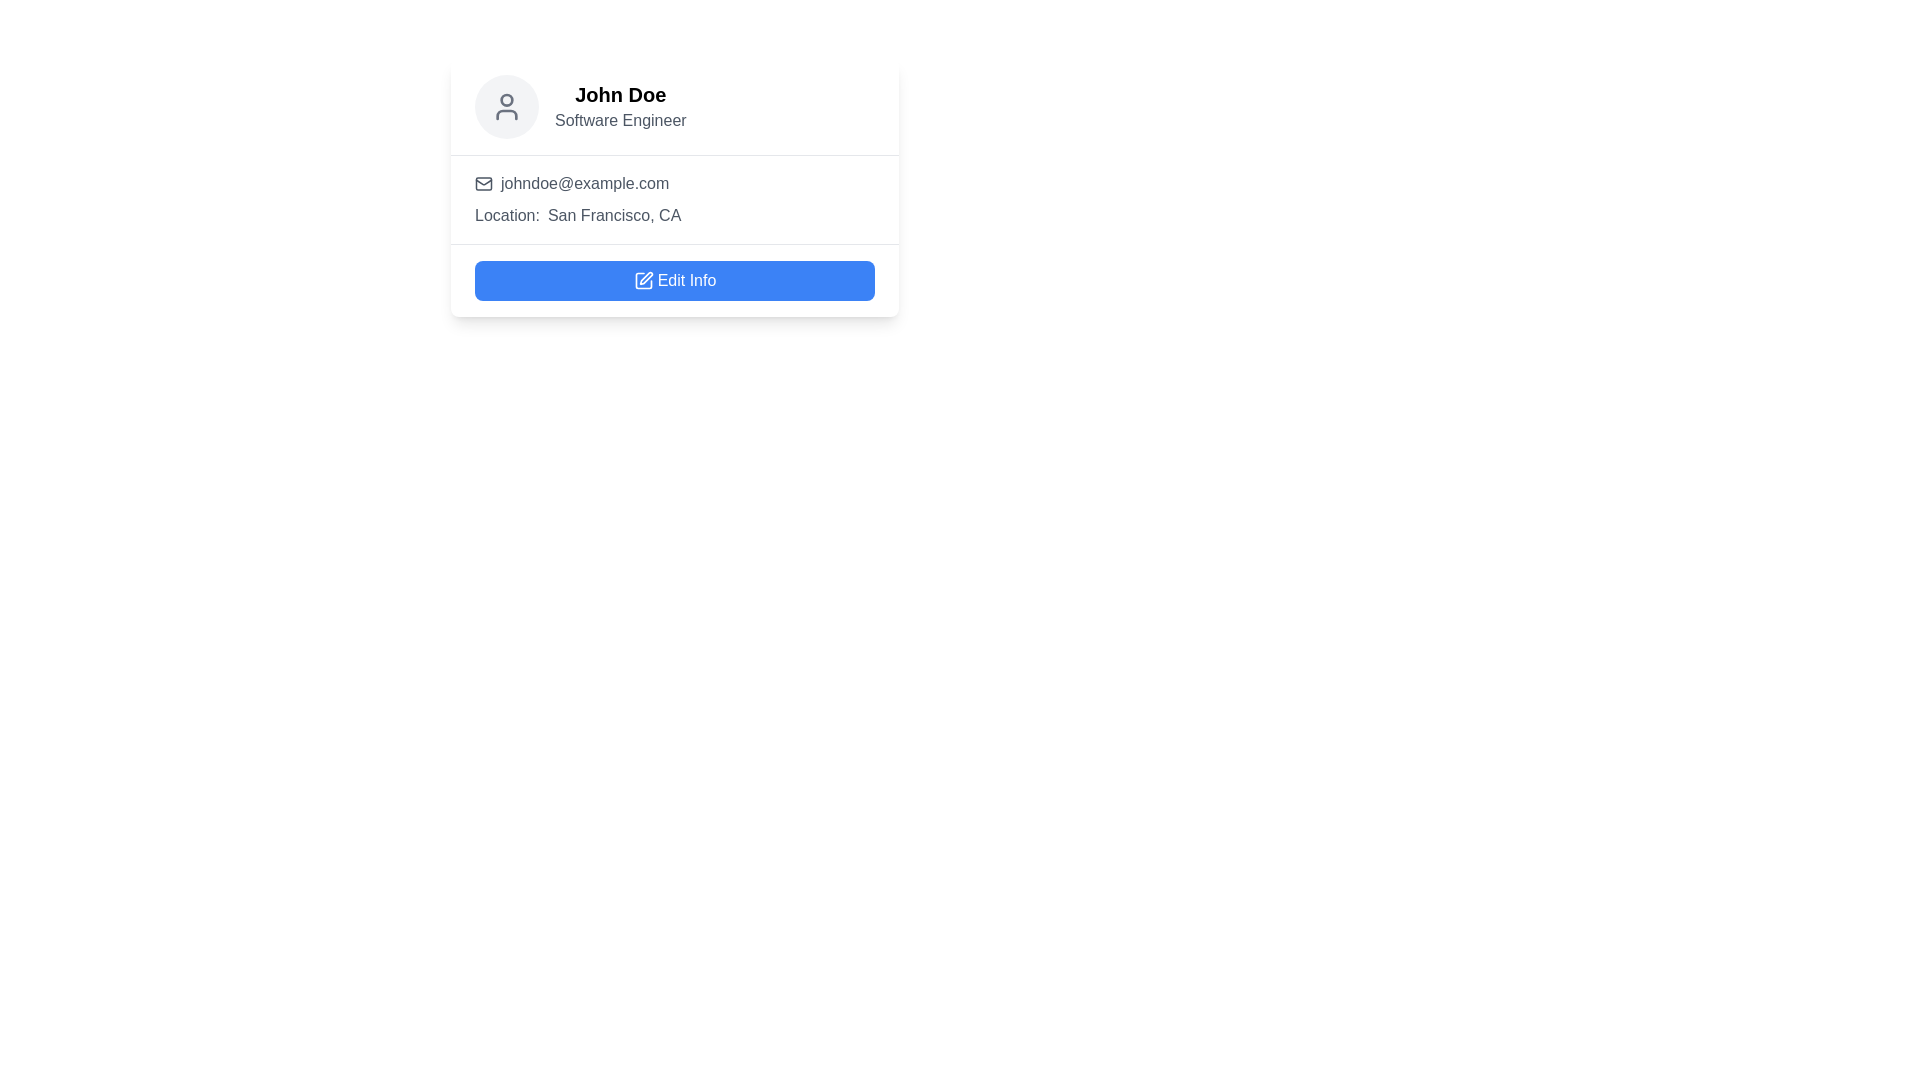 This screenshot has height=1080, width=1920. What do you see at coordinates (643, 281) in the screenshot?
I see `the editing icon located to the left of the 'Edit Info' text within the blue button at the bottom of the user profile section` at bounding box center [643, 281].